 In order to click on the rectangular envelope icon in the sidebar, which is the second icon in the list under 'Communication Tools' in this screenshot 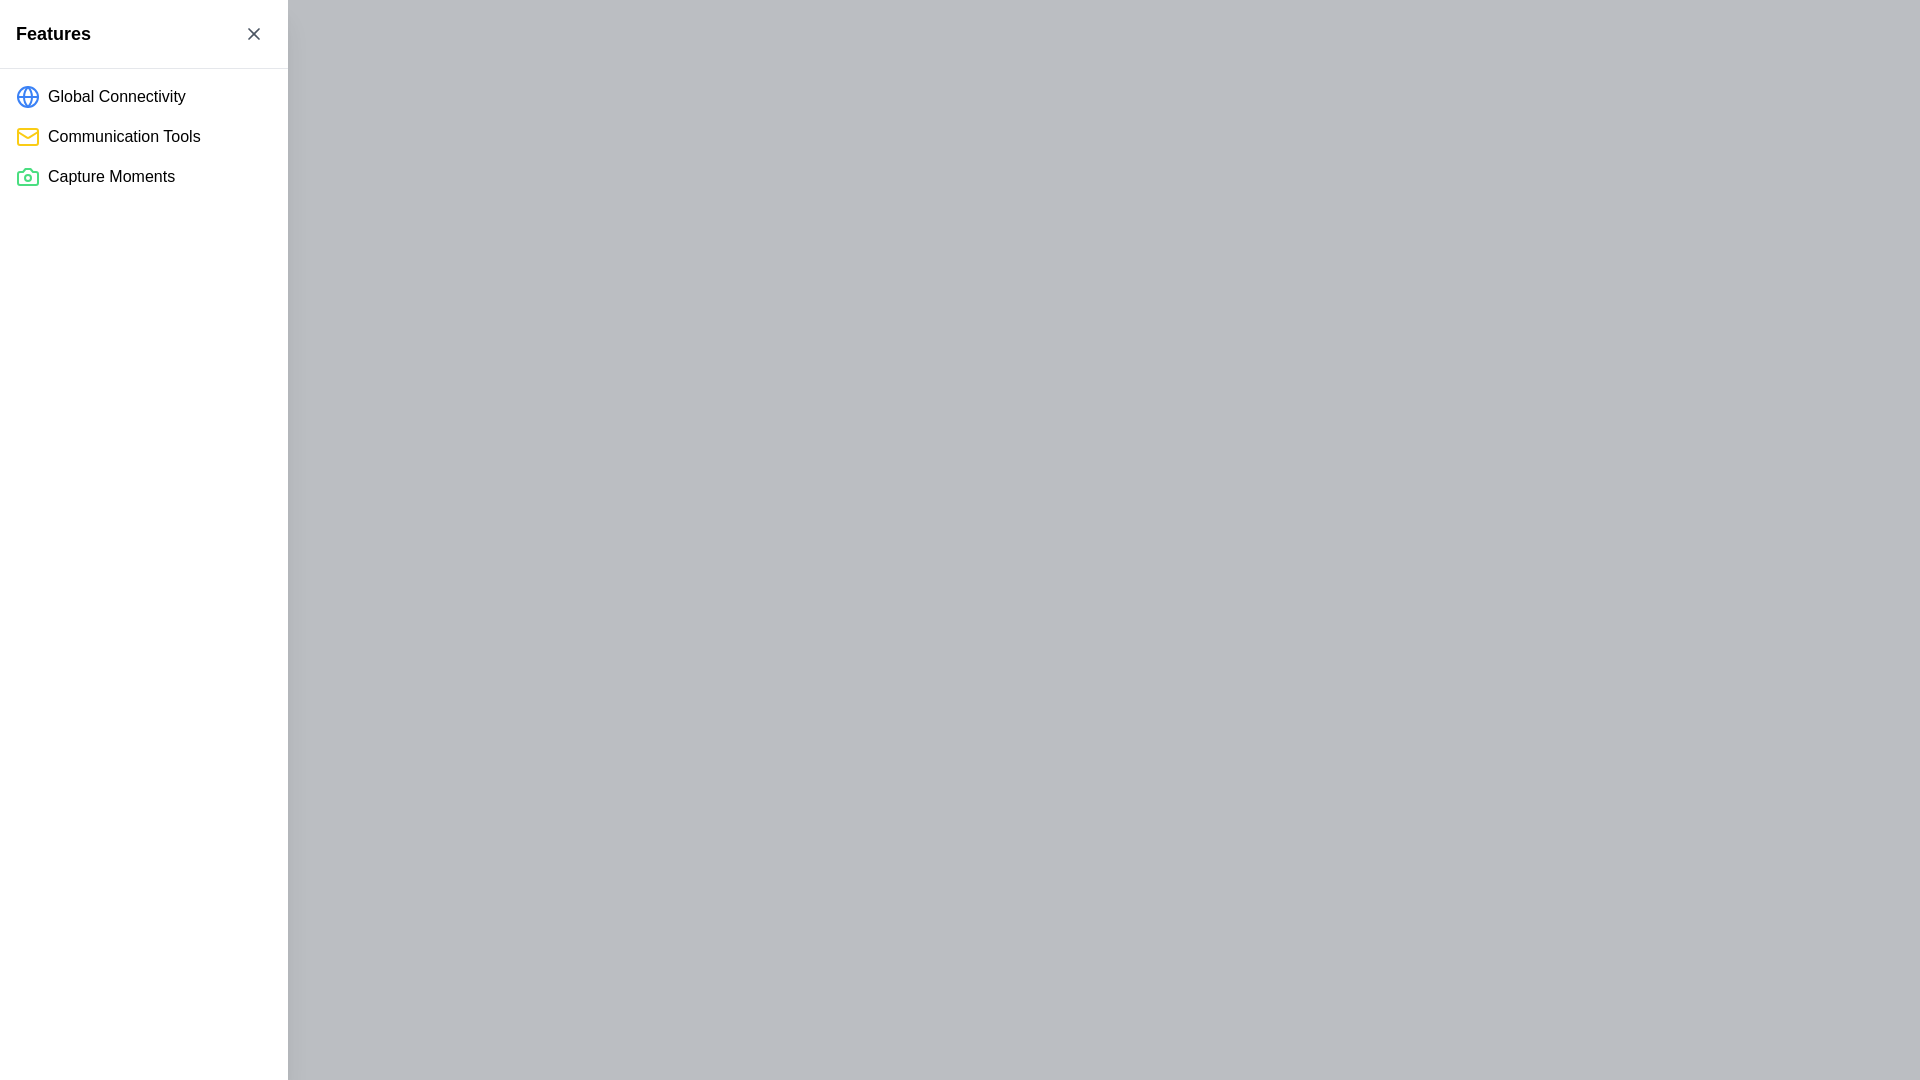, I will do `click(28, 136)`.